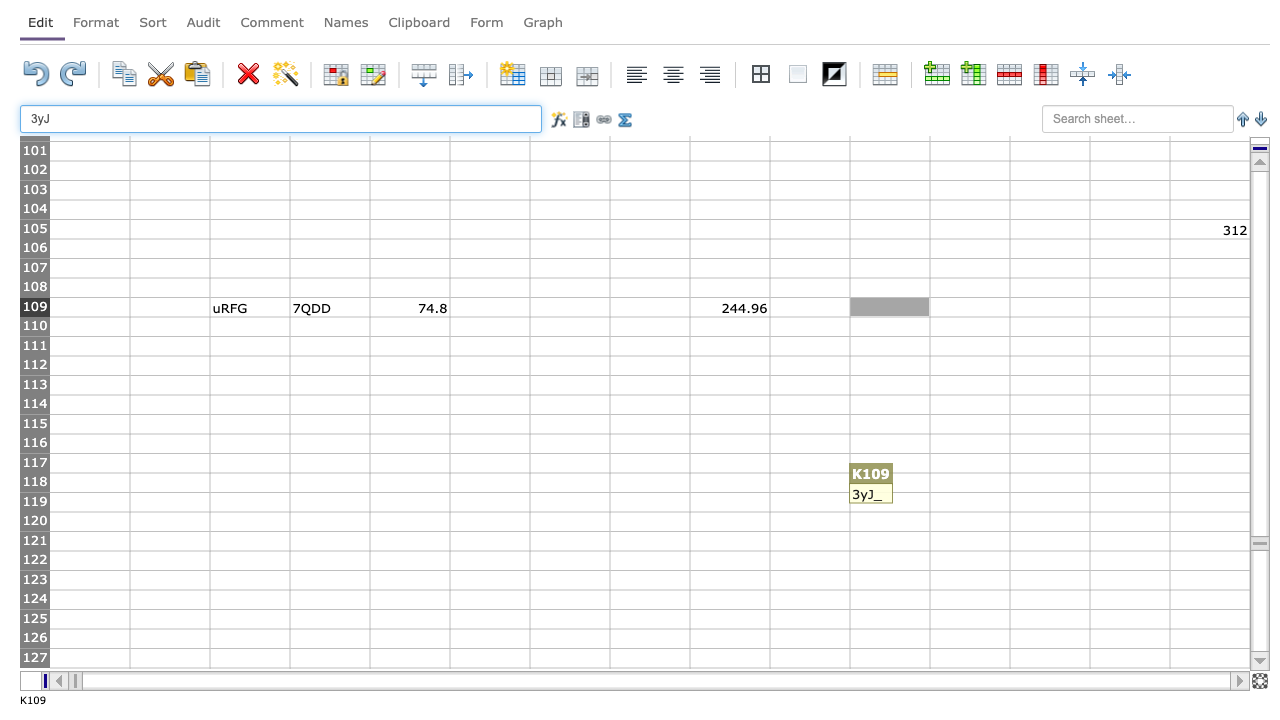 Image resolution: width=1280 pixels, height=720 pixels. What do you see at coordinates (1048, 501) in the screenshot?
I see `on M119` at bounding box center [1048, 501].